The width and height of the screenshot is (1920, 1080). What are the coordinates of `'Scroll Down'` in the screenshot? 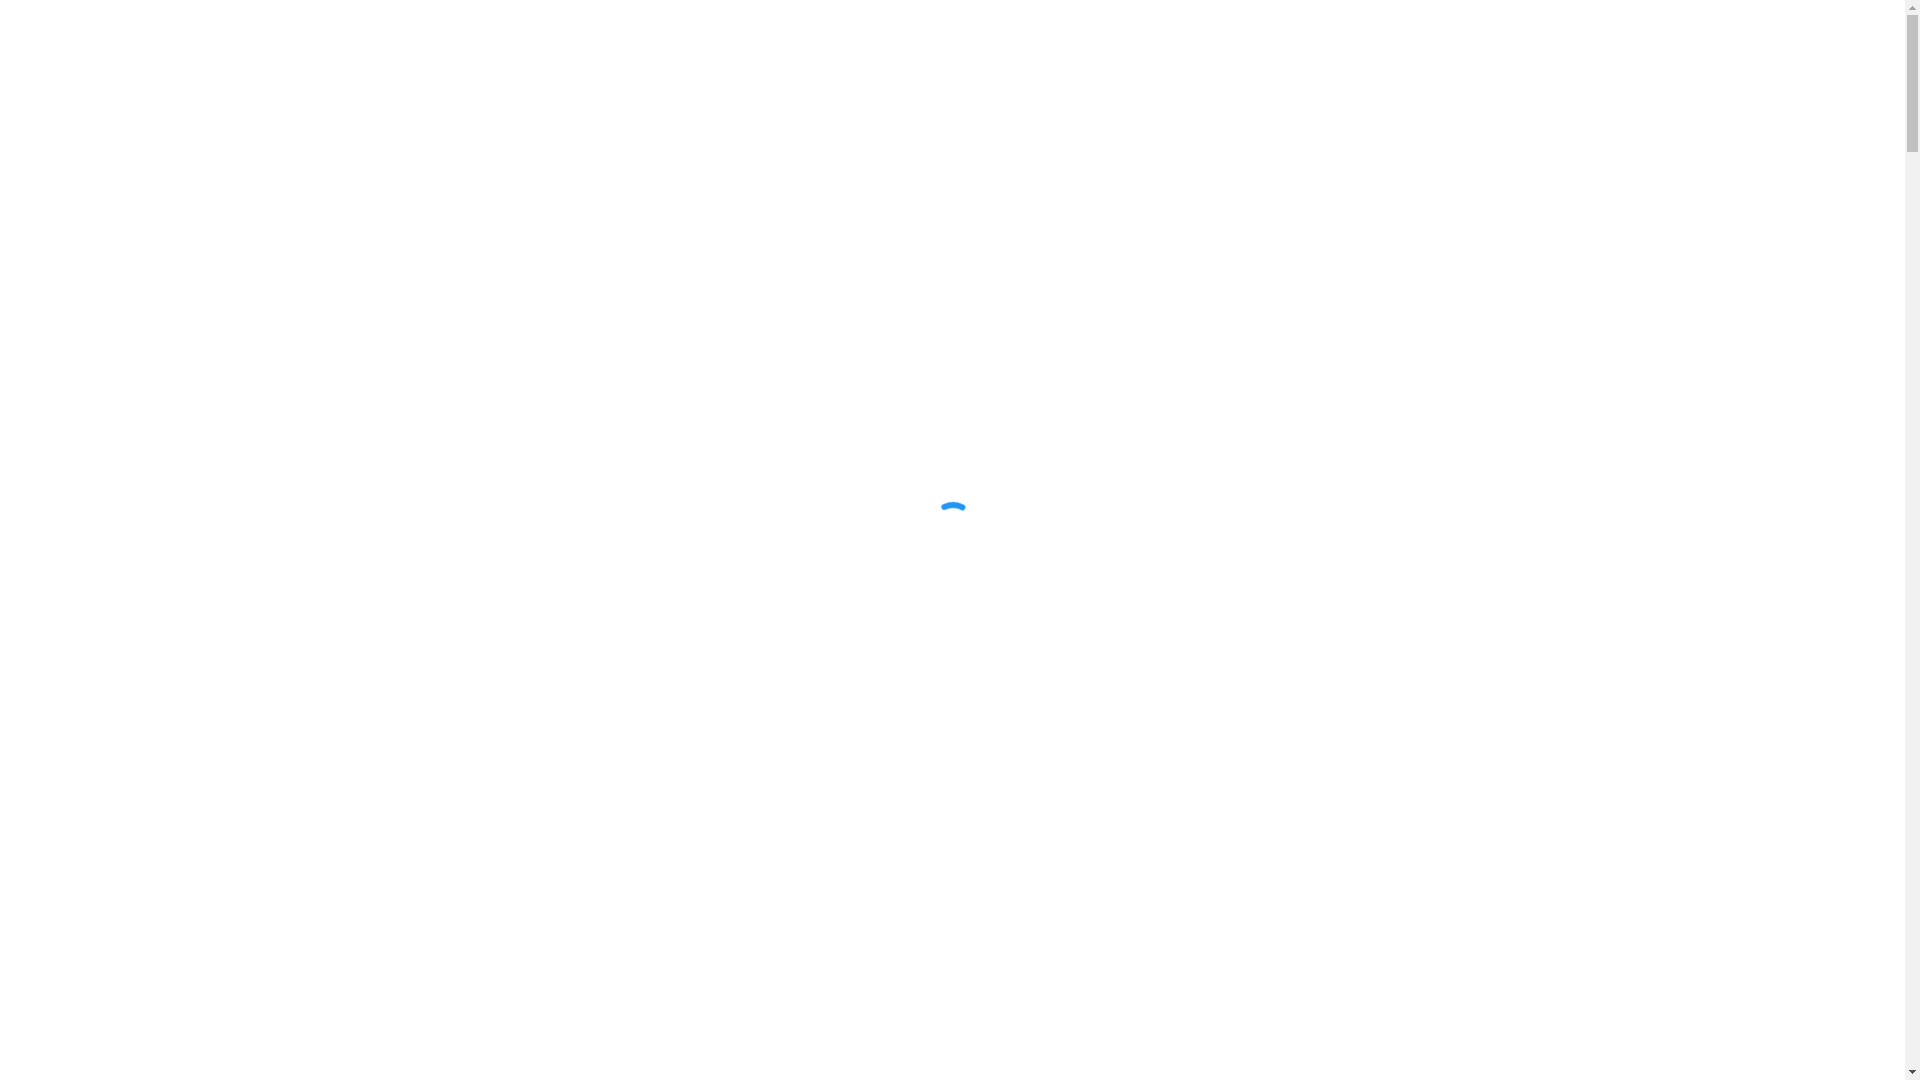 It's located at (951, 1005).